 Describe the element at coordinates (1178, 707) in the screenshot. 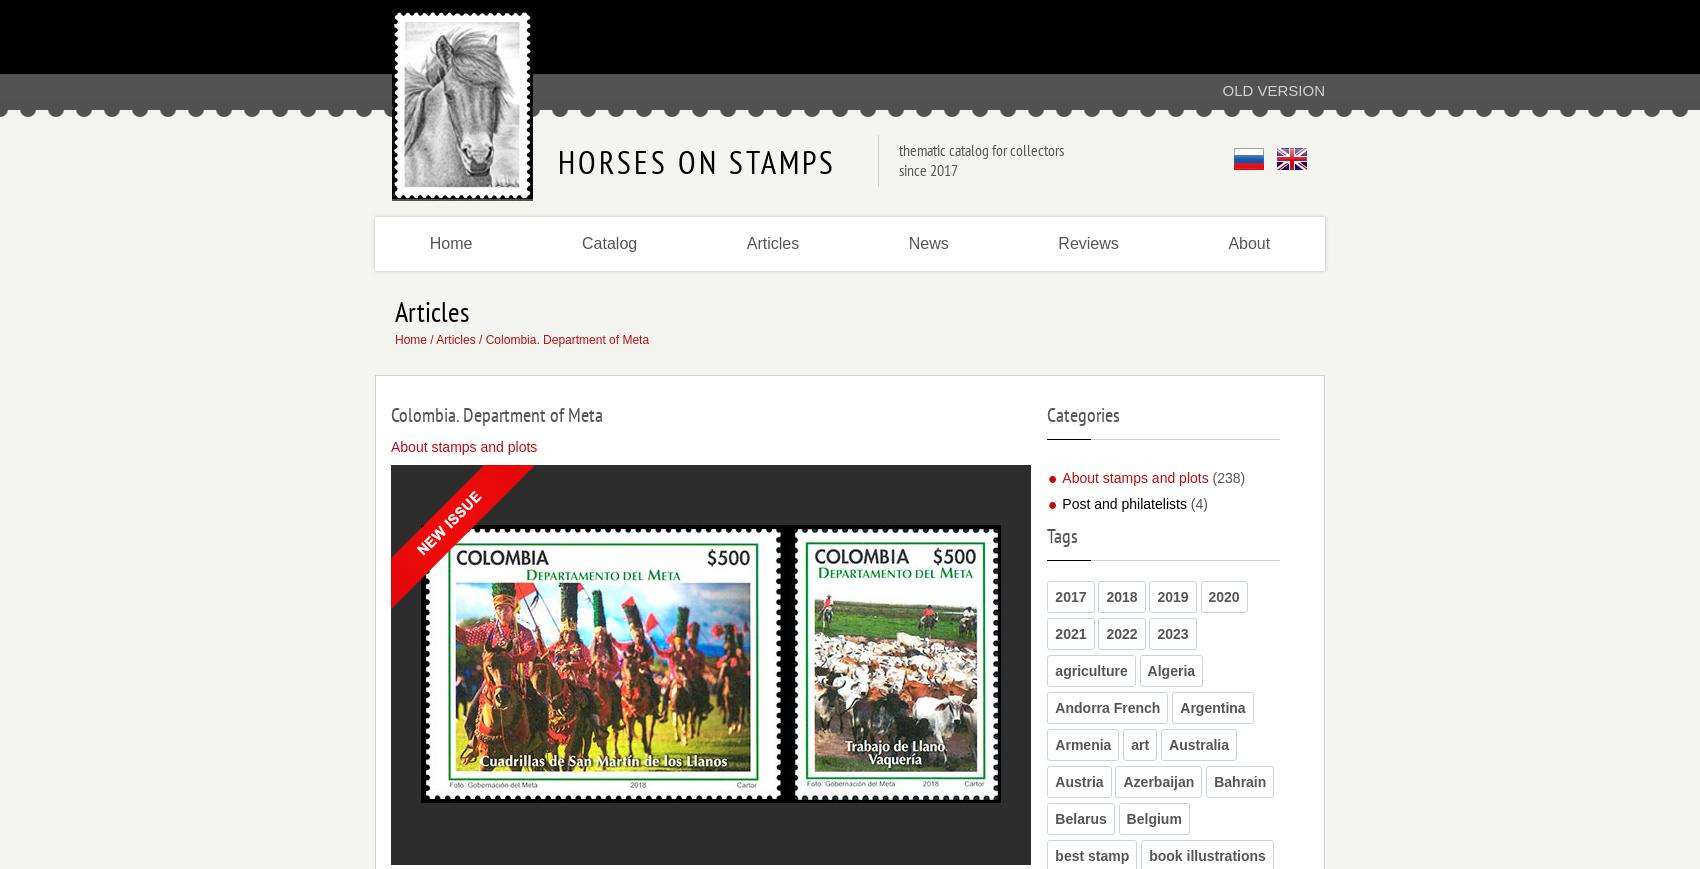

I see `'Argentina'` at that location.